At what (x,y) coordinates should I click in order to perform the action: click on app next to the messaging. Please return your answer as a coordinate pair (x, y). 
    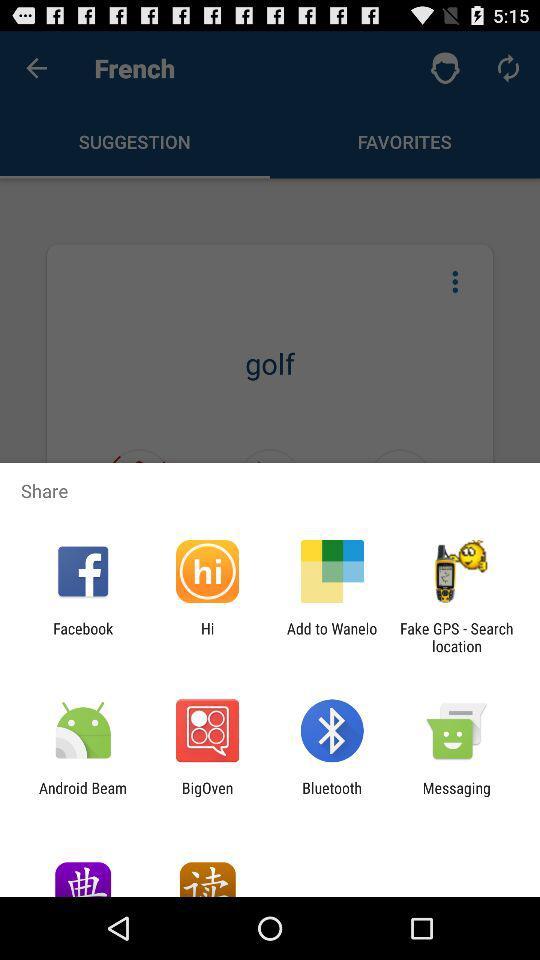
    Looking at the image, I should click on (332, 796).